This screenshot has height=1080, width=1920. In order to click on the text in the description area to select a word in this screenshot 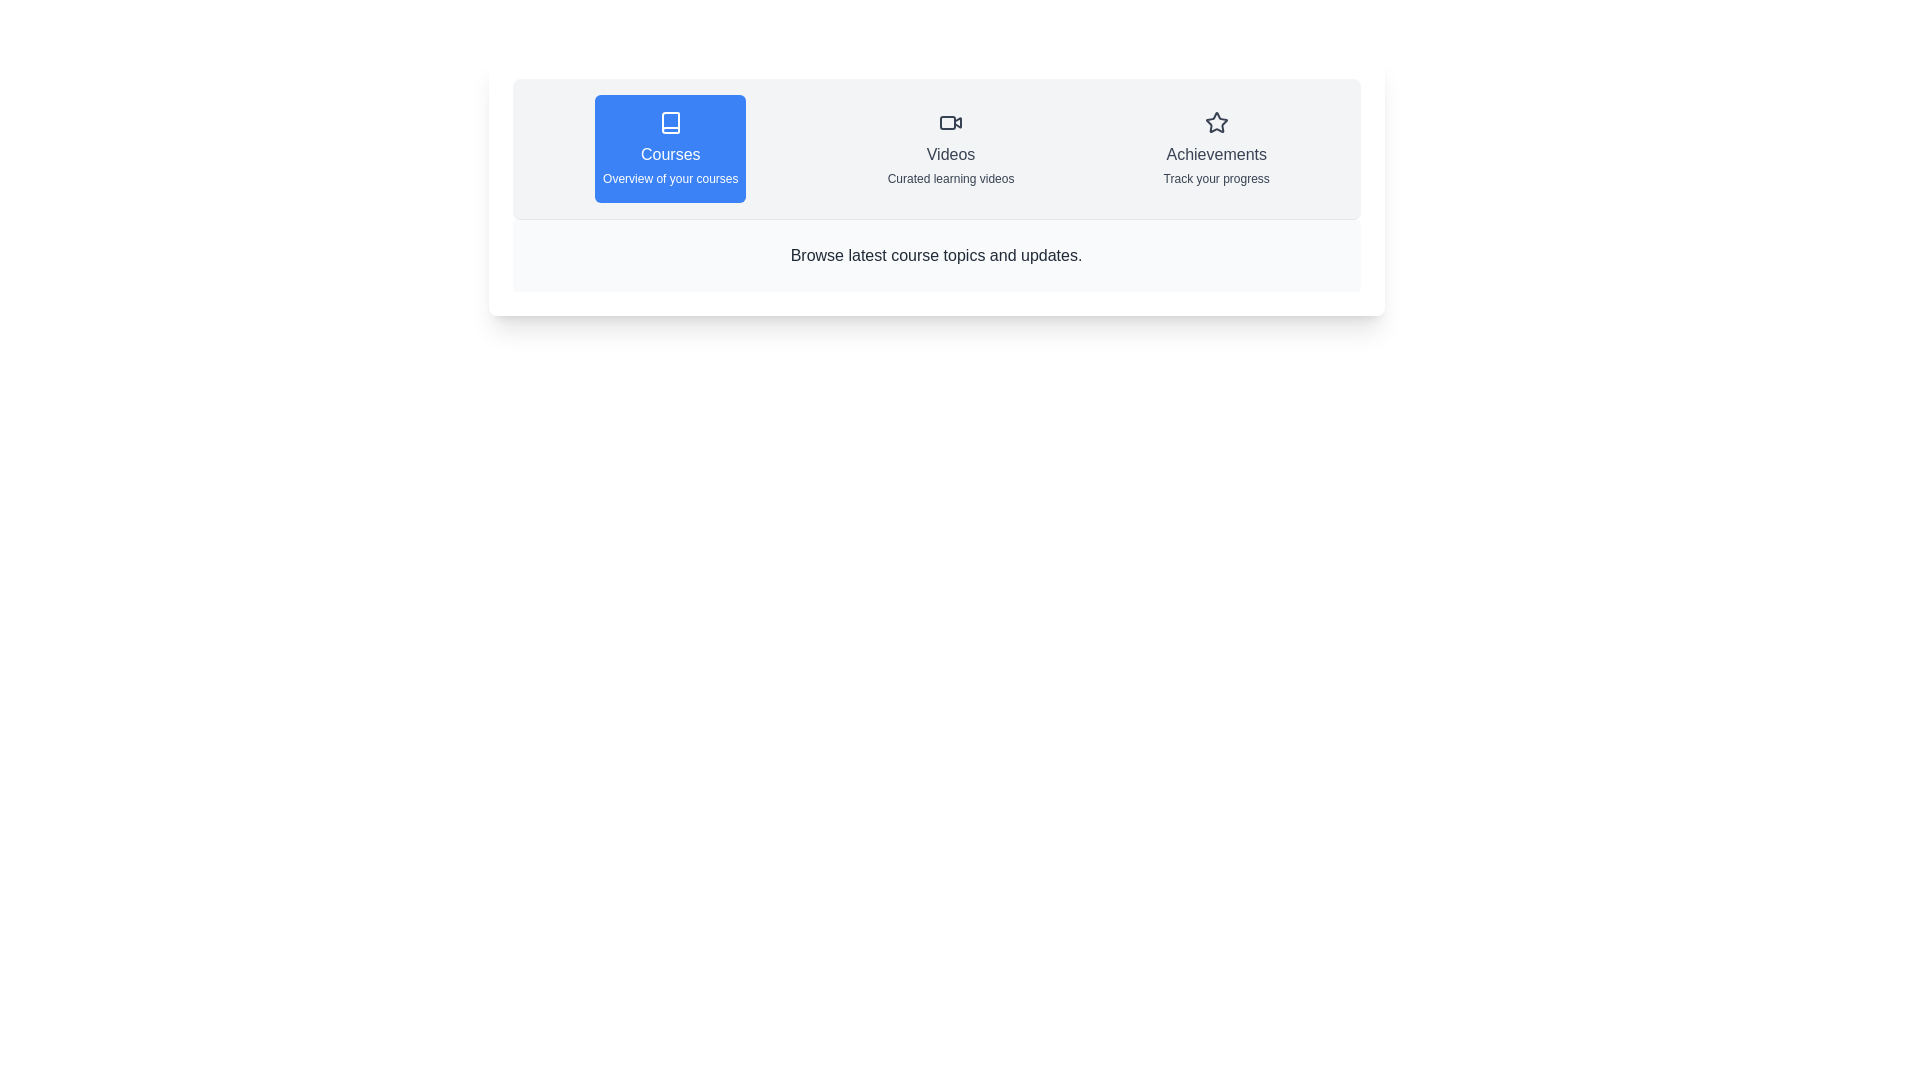, I will do `click(935, 254)`.